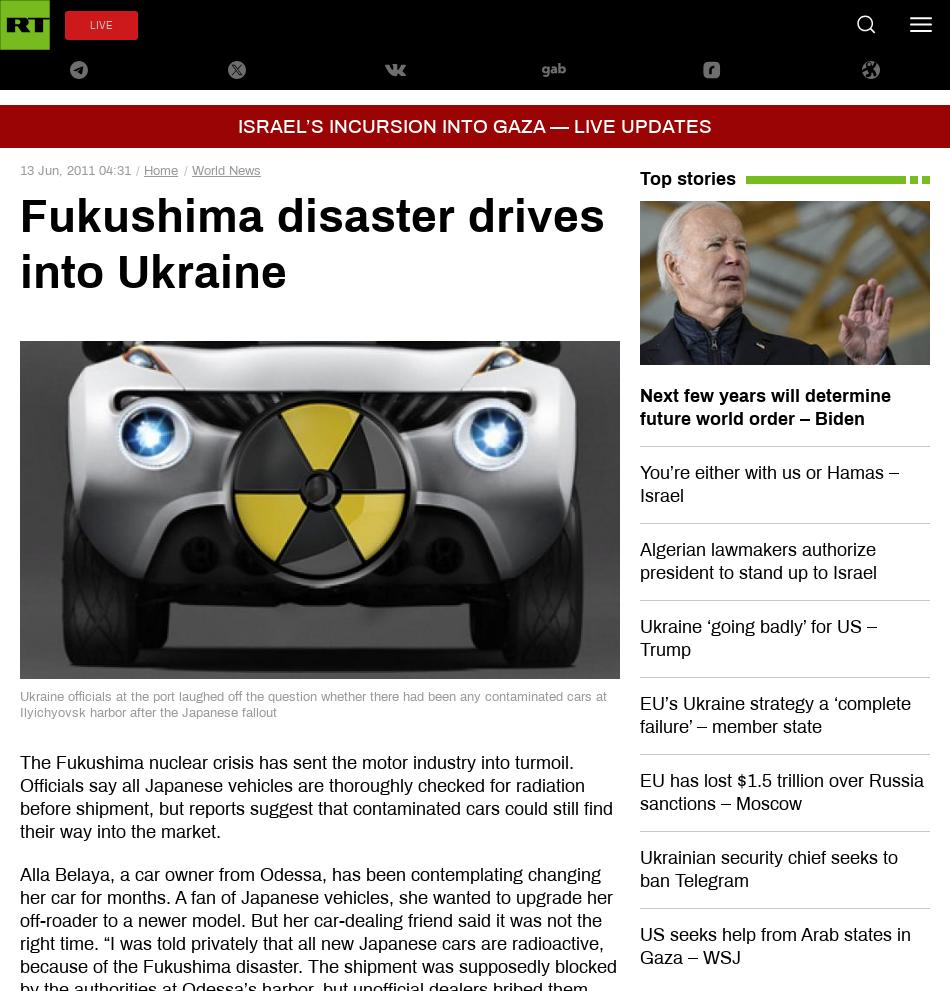 This screenshot has width=950, height=991. I want to click on 'Ukraine officials at the port laughed off the question whether there had been any contaminated cars at Ilyichyovsk harbor after the Japanese fallout', so click(312, 704).